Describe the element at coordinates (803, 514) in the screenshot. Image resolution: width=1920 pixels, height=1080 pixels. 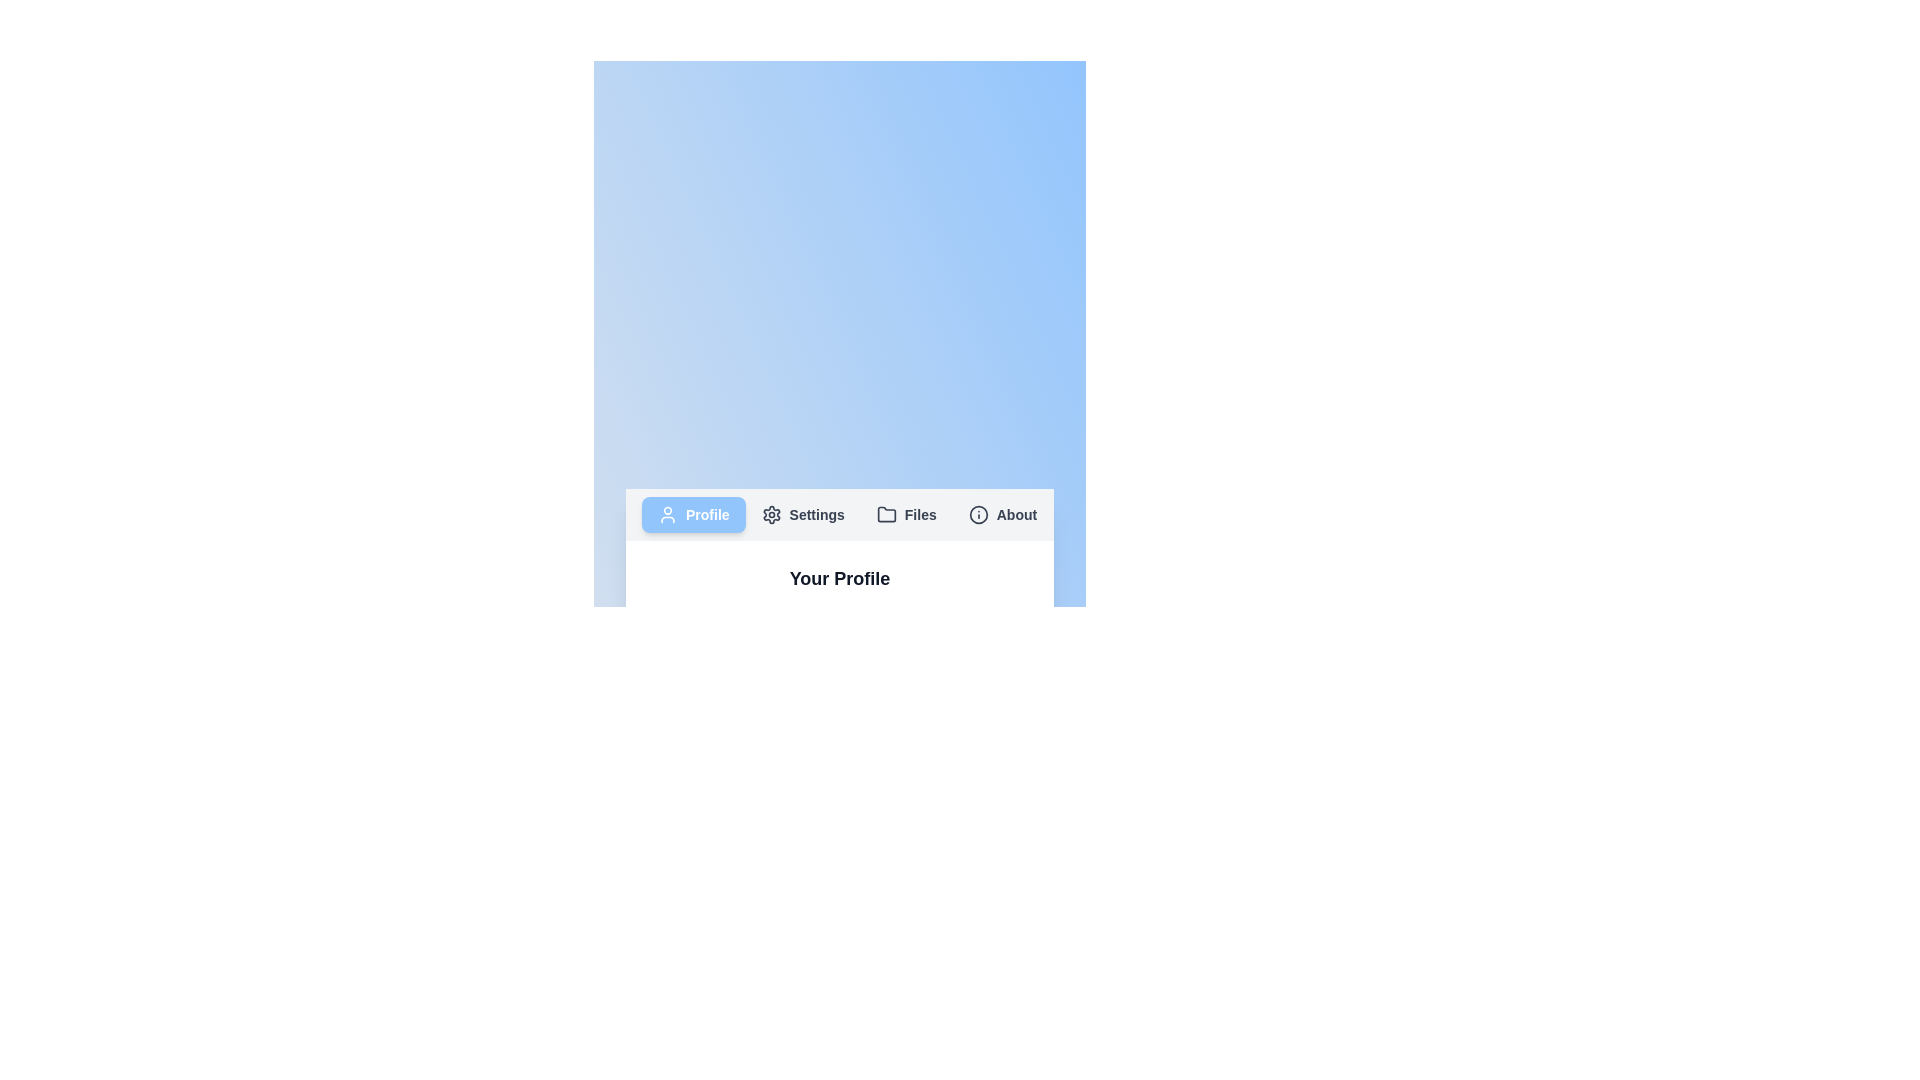
I see `the 'Settings' button, which is a horizontally aligned button with a gear icon` at that location.